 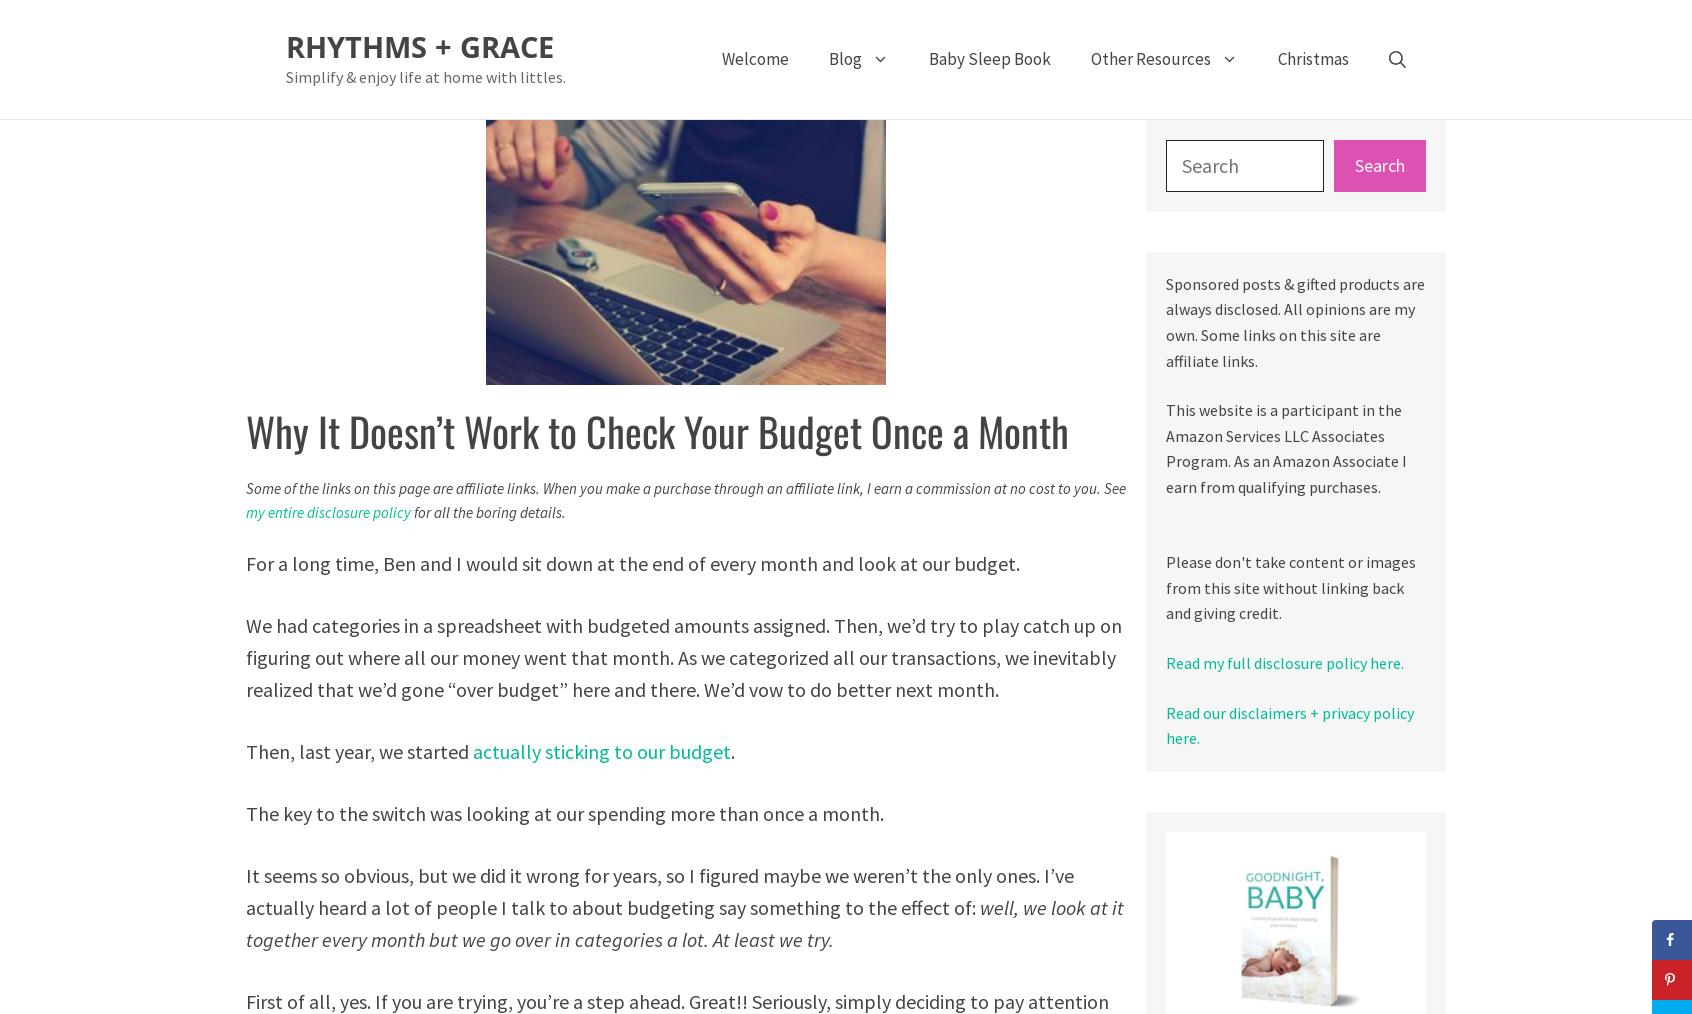 What do you see at coordinates (631, 561) in the screenshot?
I see `'For a long time, Ben and I would sit down at the end of every month and look at our budget.'` at bounding box center [631, 561].